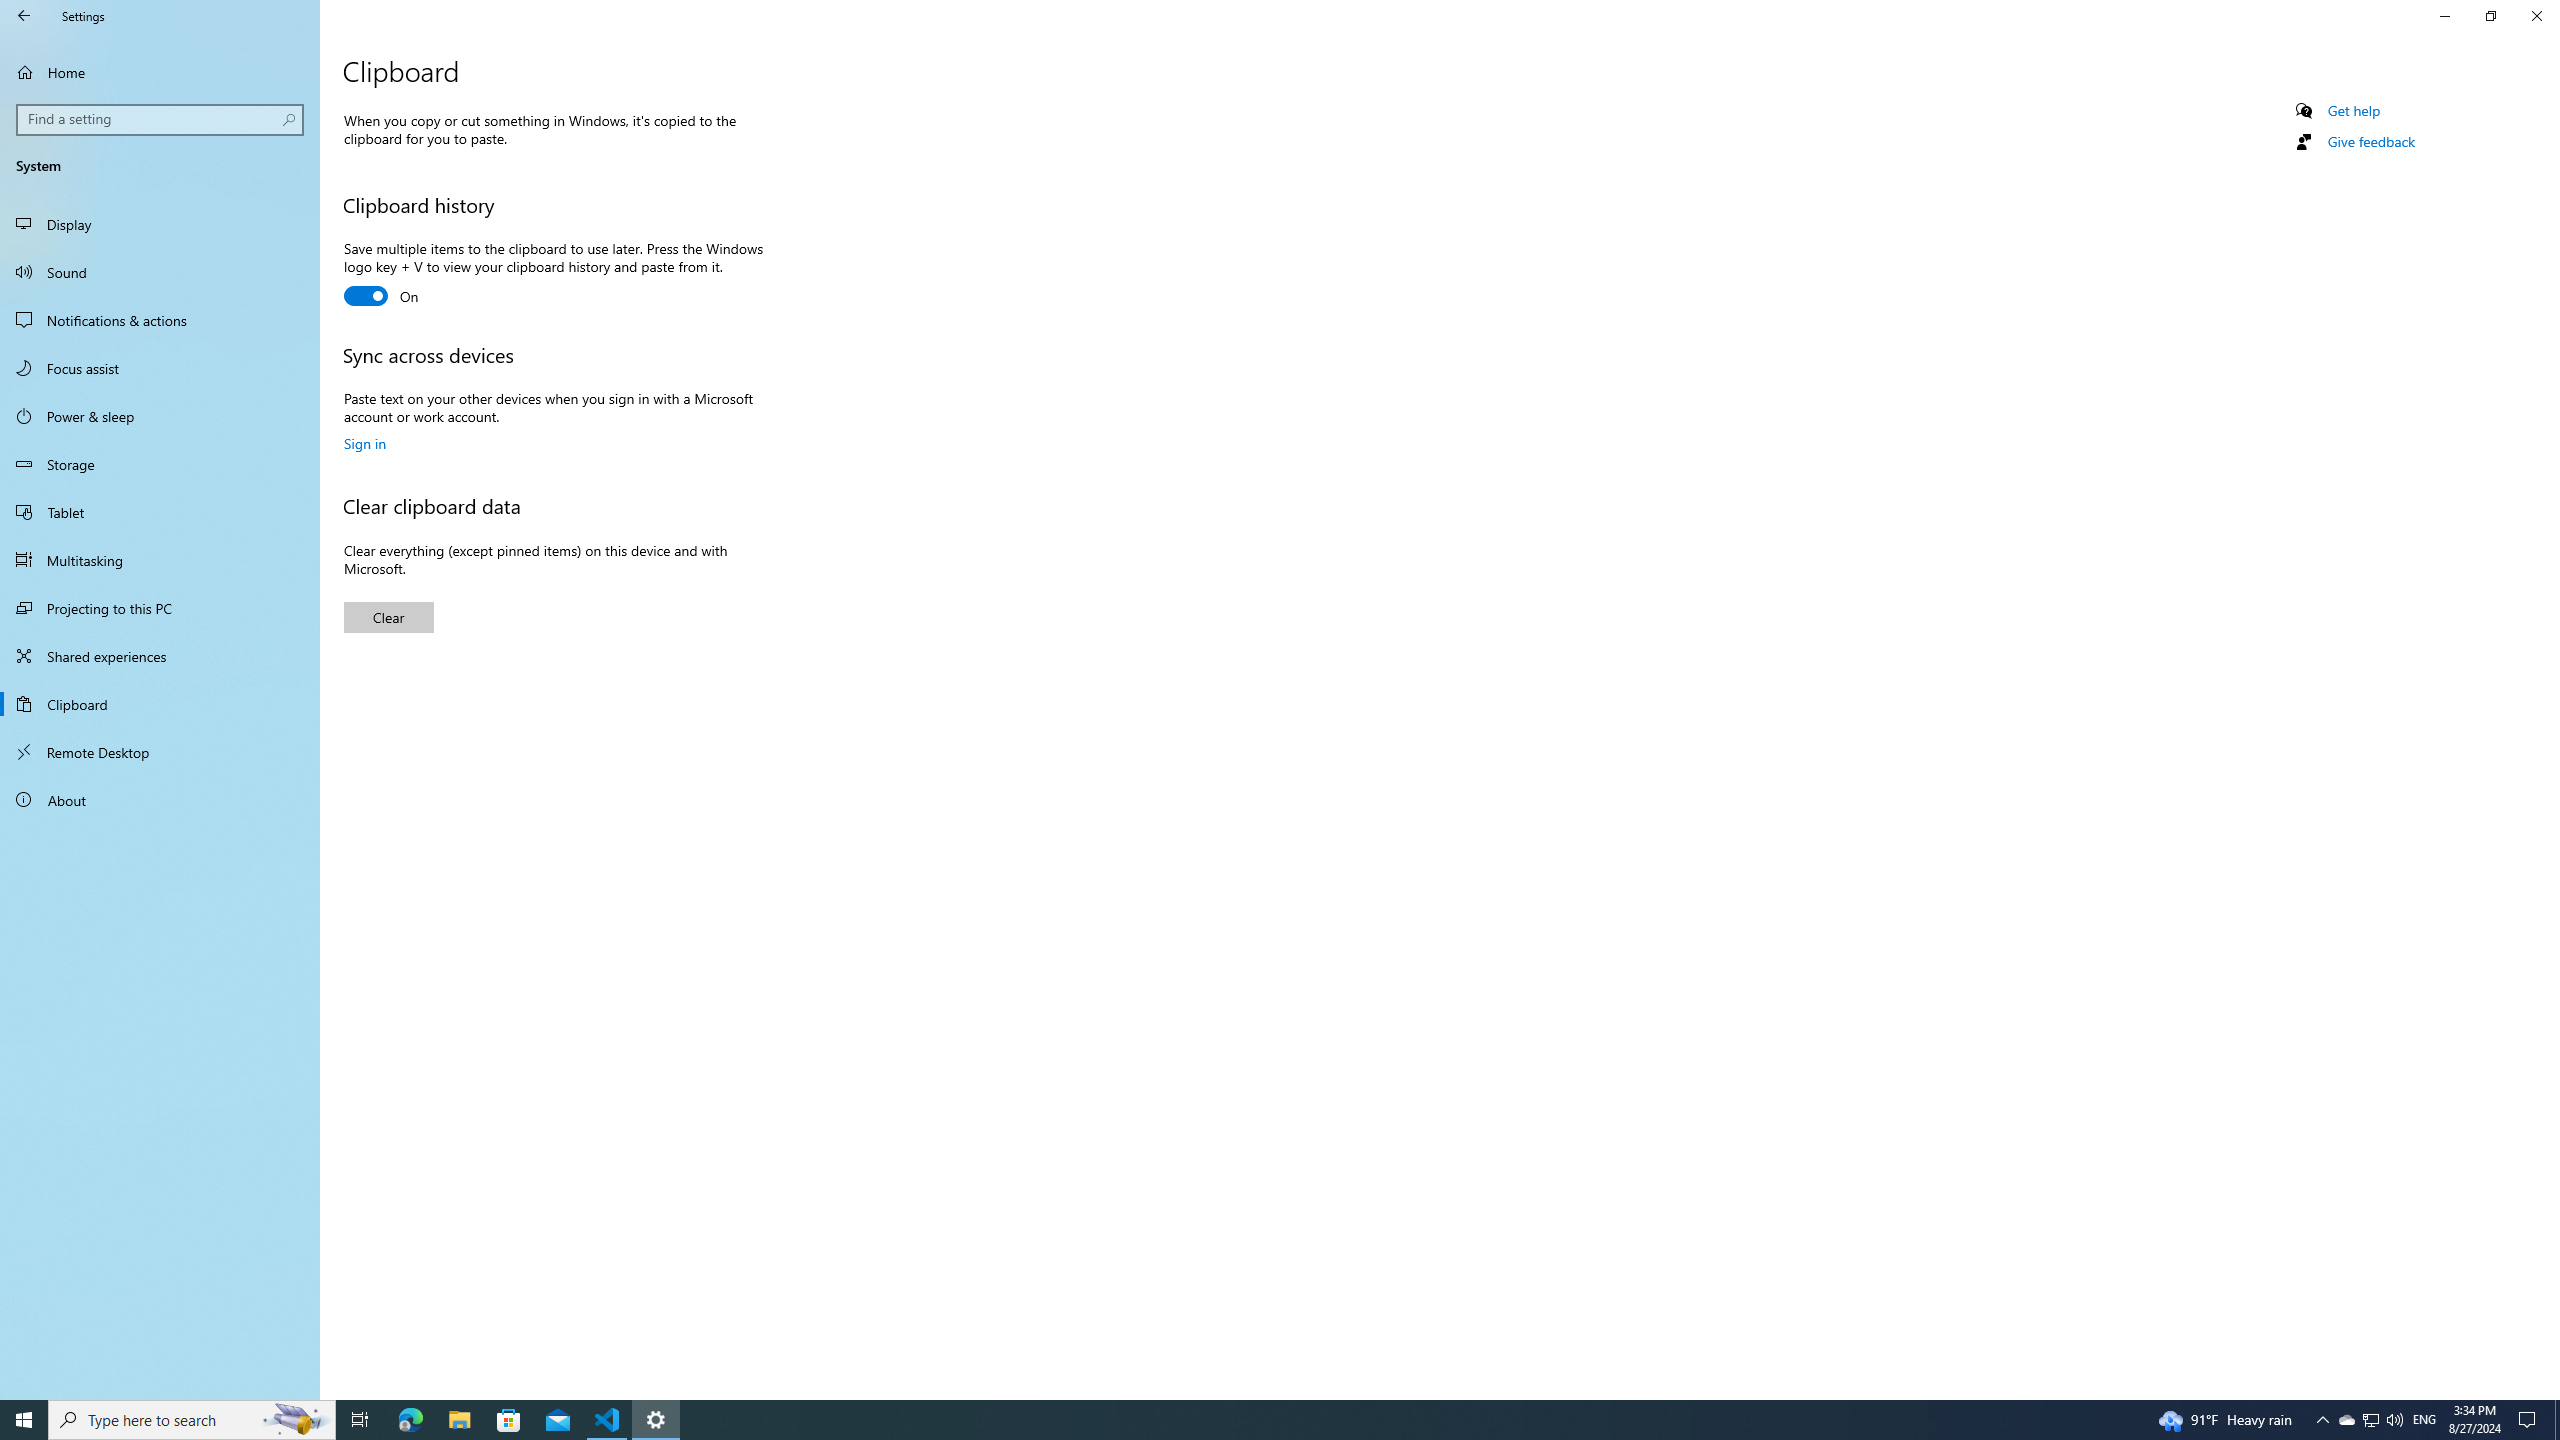 The image size is (2560, 1440). What do you see at coordinates (388, 616) in the screenshot?
I see `'Clear'` at bounding box center [388, 616].